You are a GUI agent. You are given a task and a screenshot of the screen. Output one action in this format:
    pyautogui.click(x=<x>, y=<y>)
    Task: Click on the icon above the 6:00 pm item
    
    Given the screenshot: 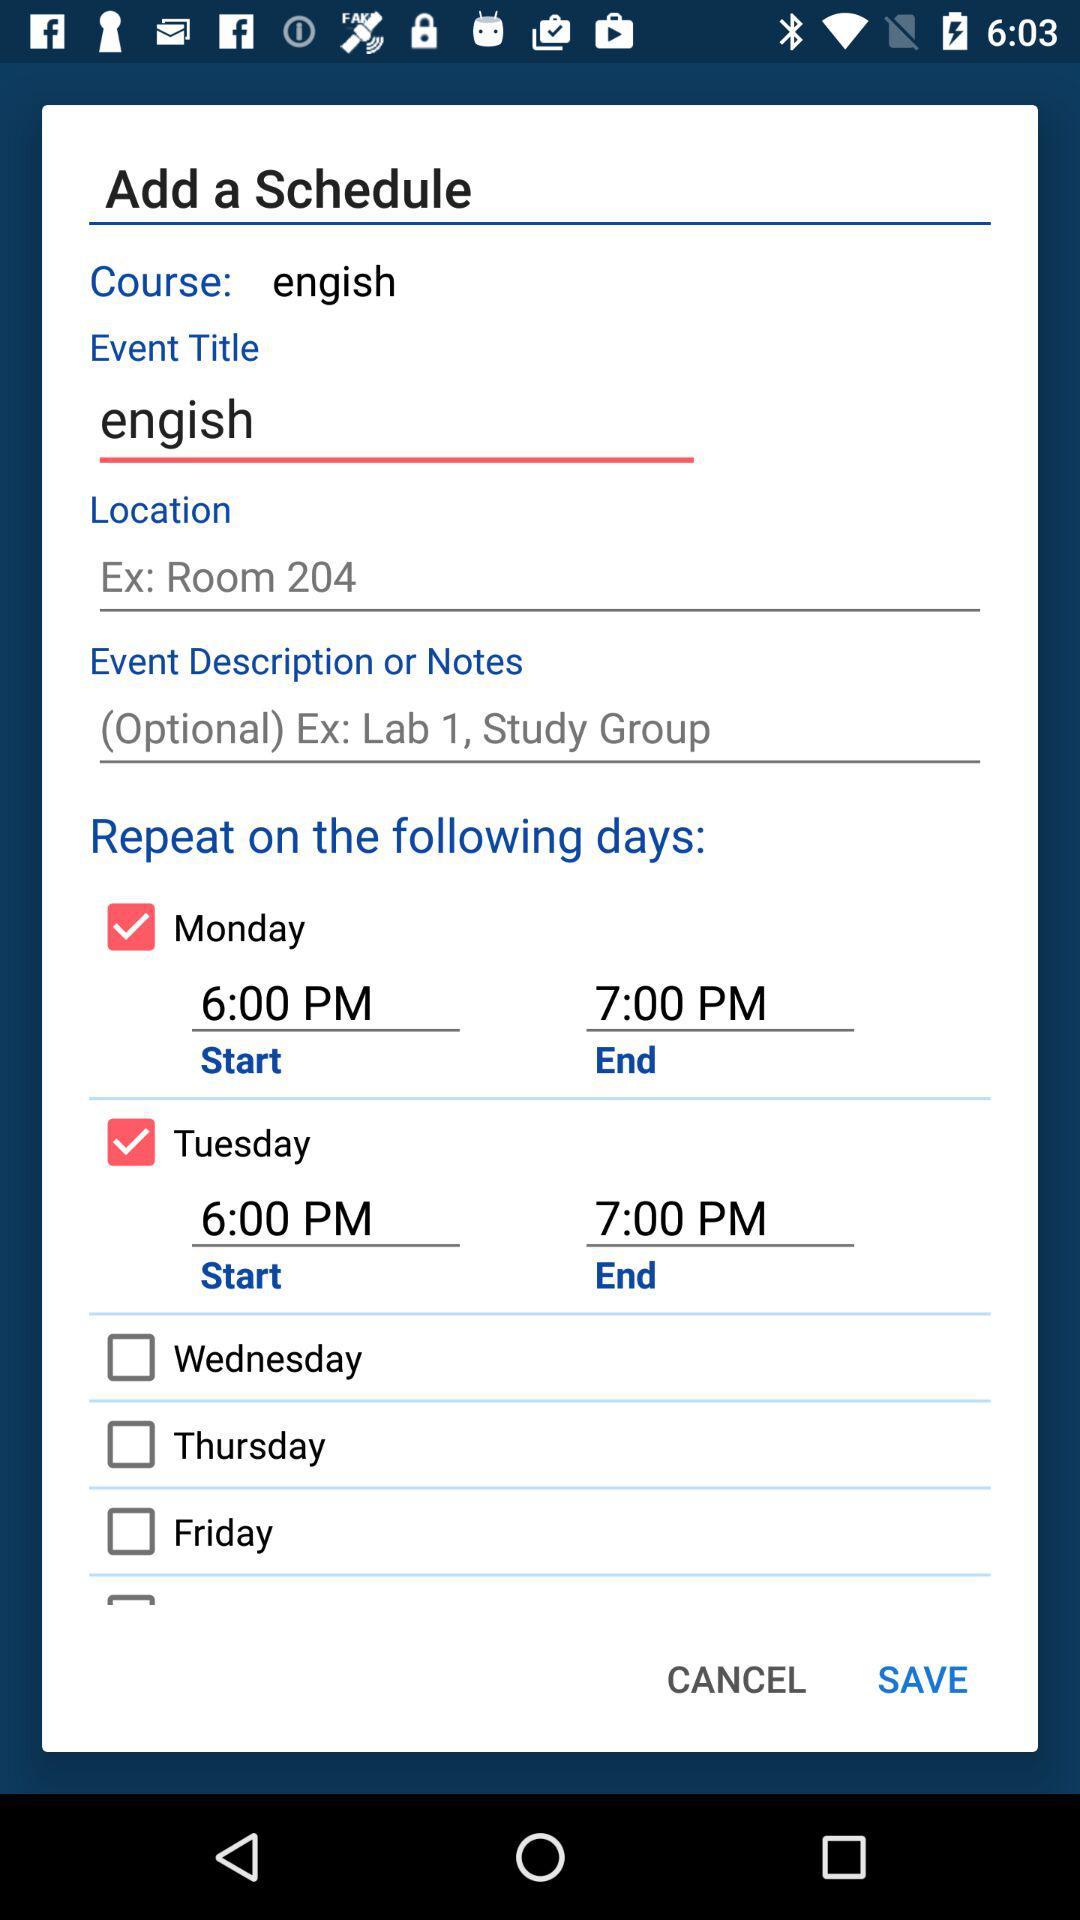 What is the action you would take?
    pyautogui.click(x=197, y=925)
    